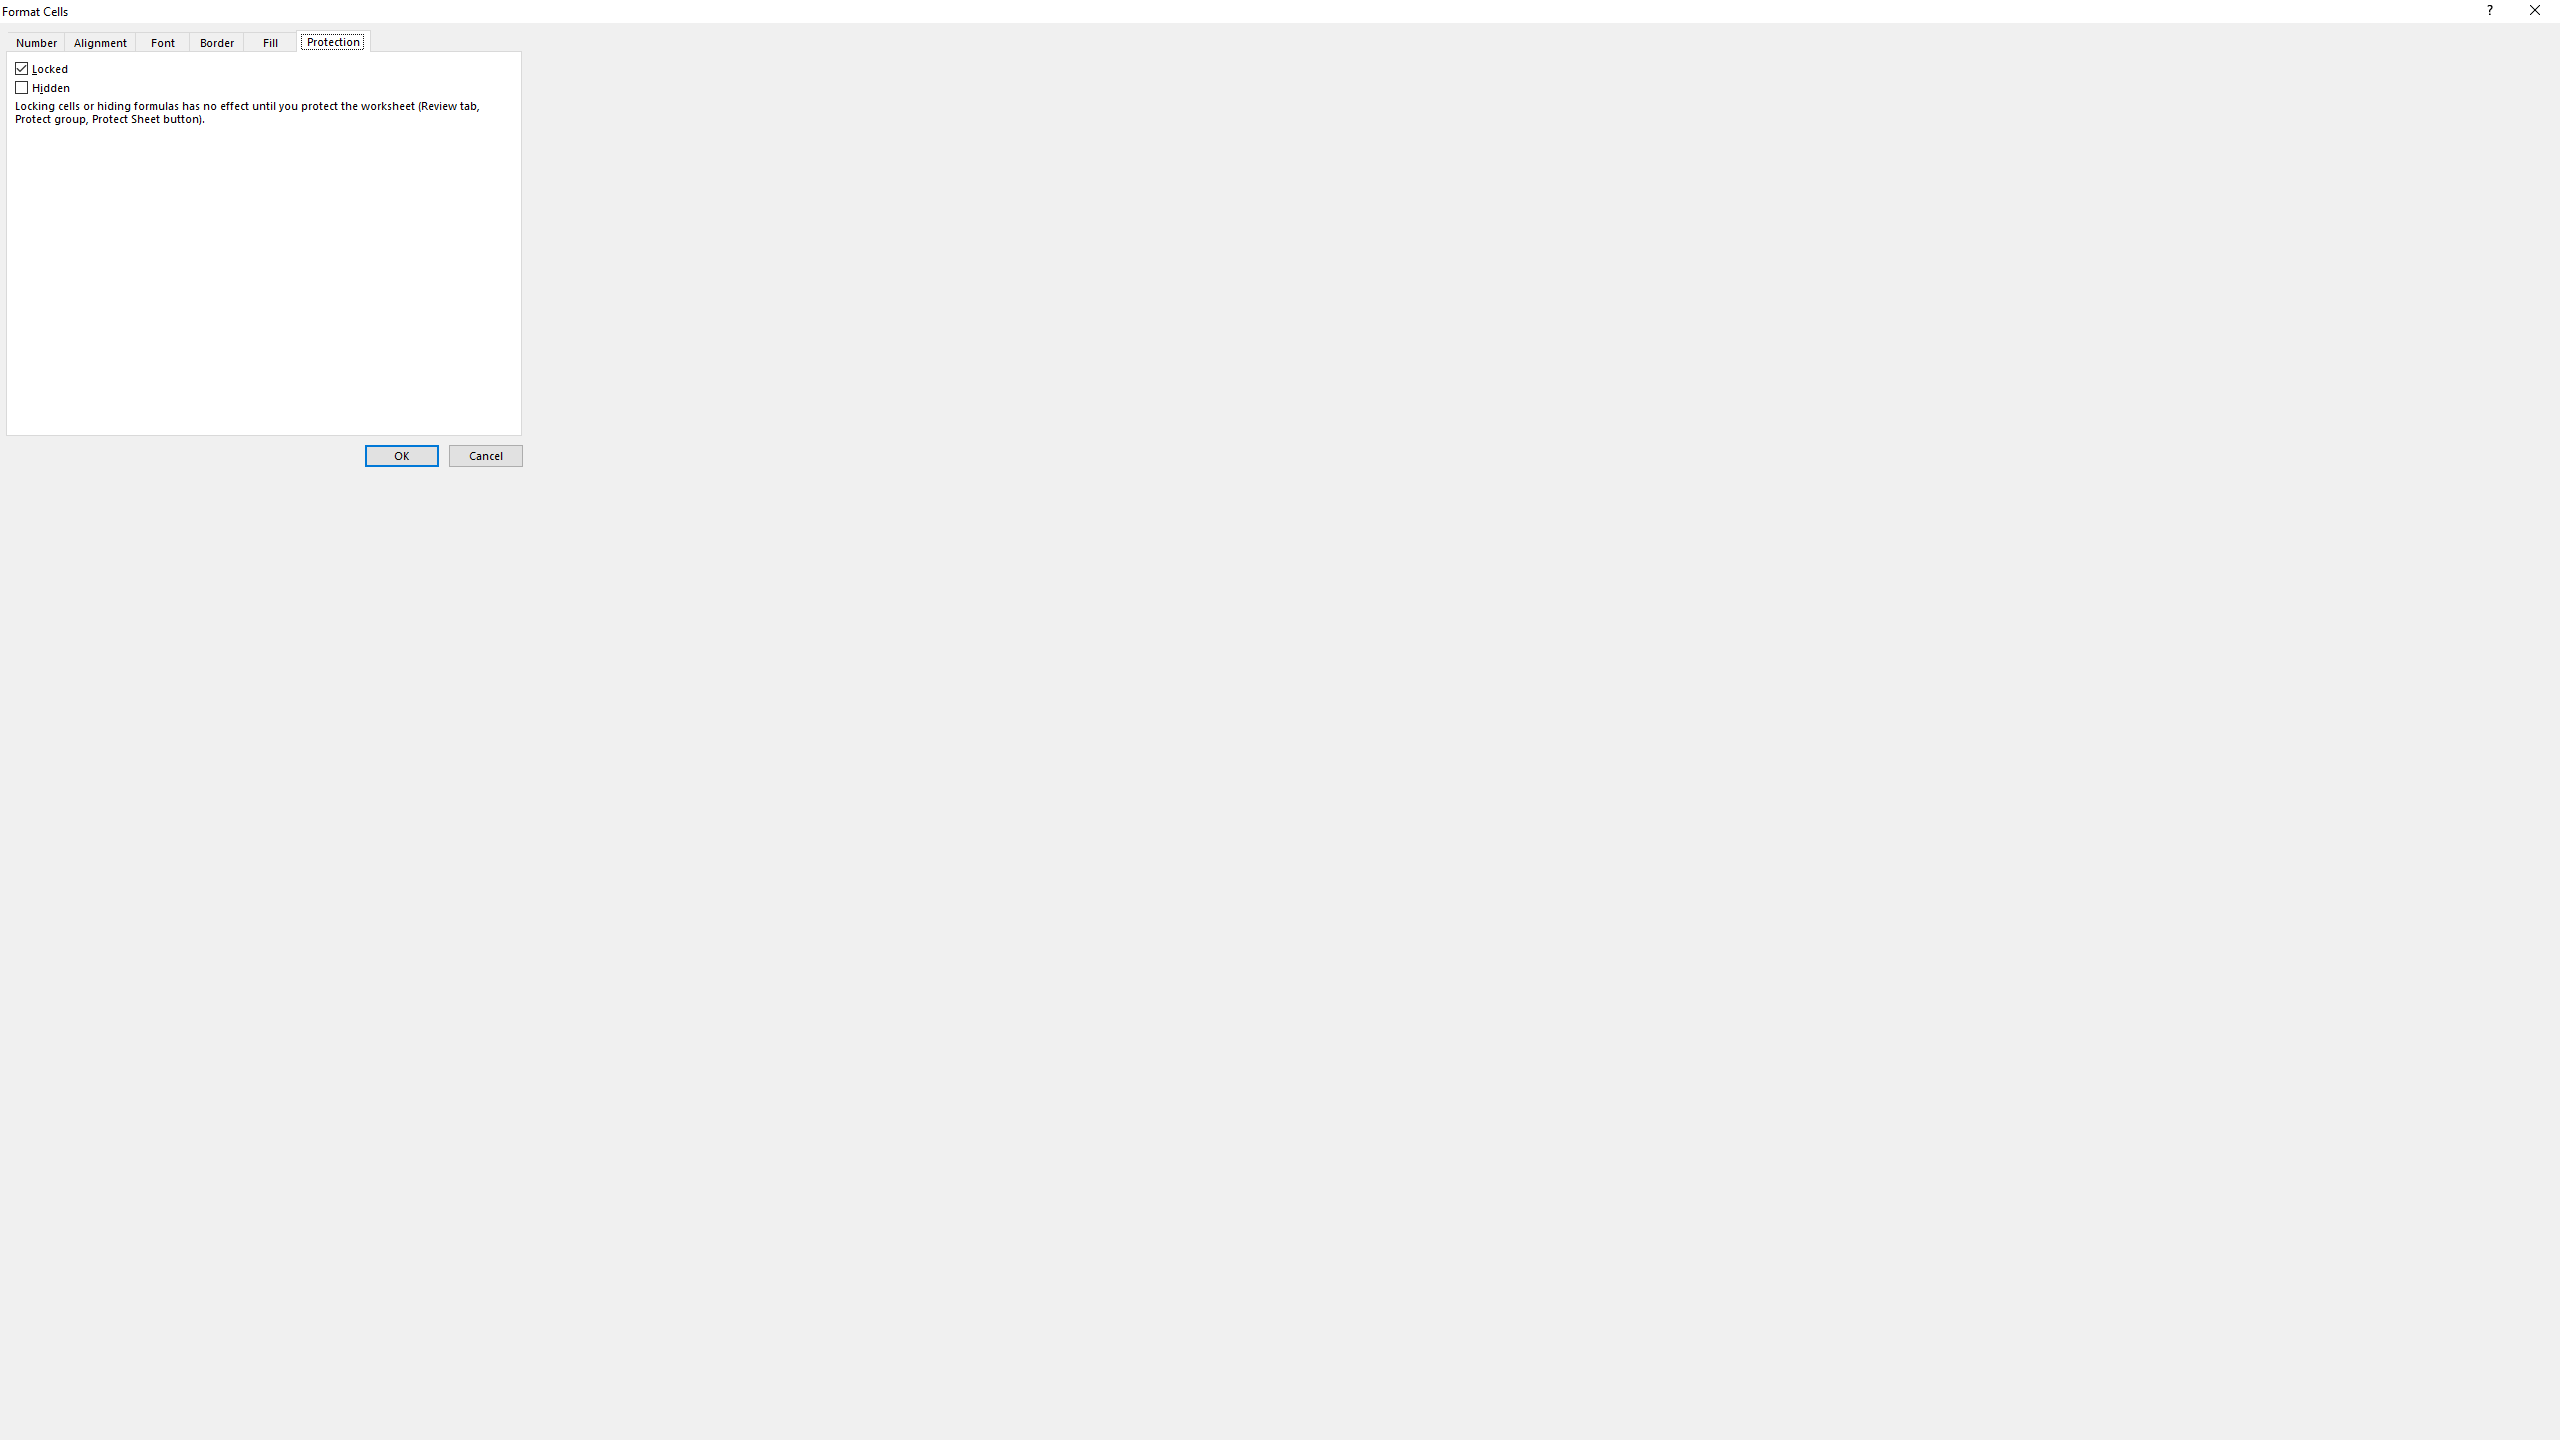 This screenshot has width=2560, height=1440. What do you see at coordinates (42, 68) in the screenshot?
I see `'Locked'` at bounding box center [42, 68].